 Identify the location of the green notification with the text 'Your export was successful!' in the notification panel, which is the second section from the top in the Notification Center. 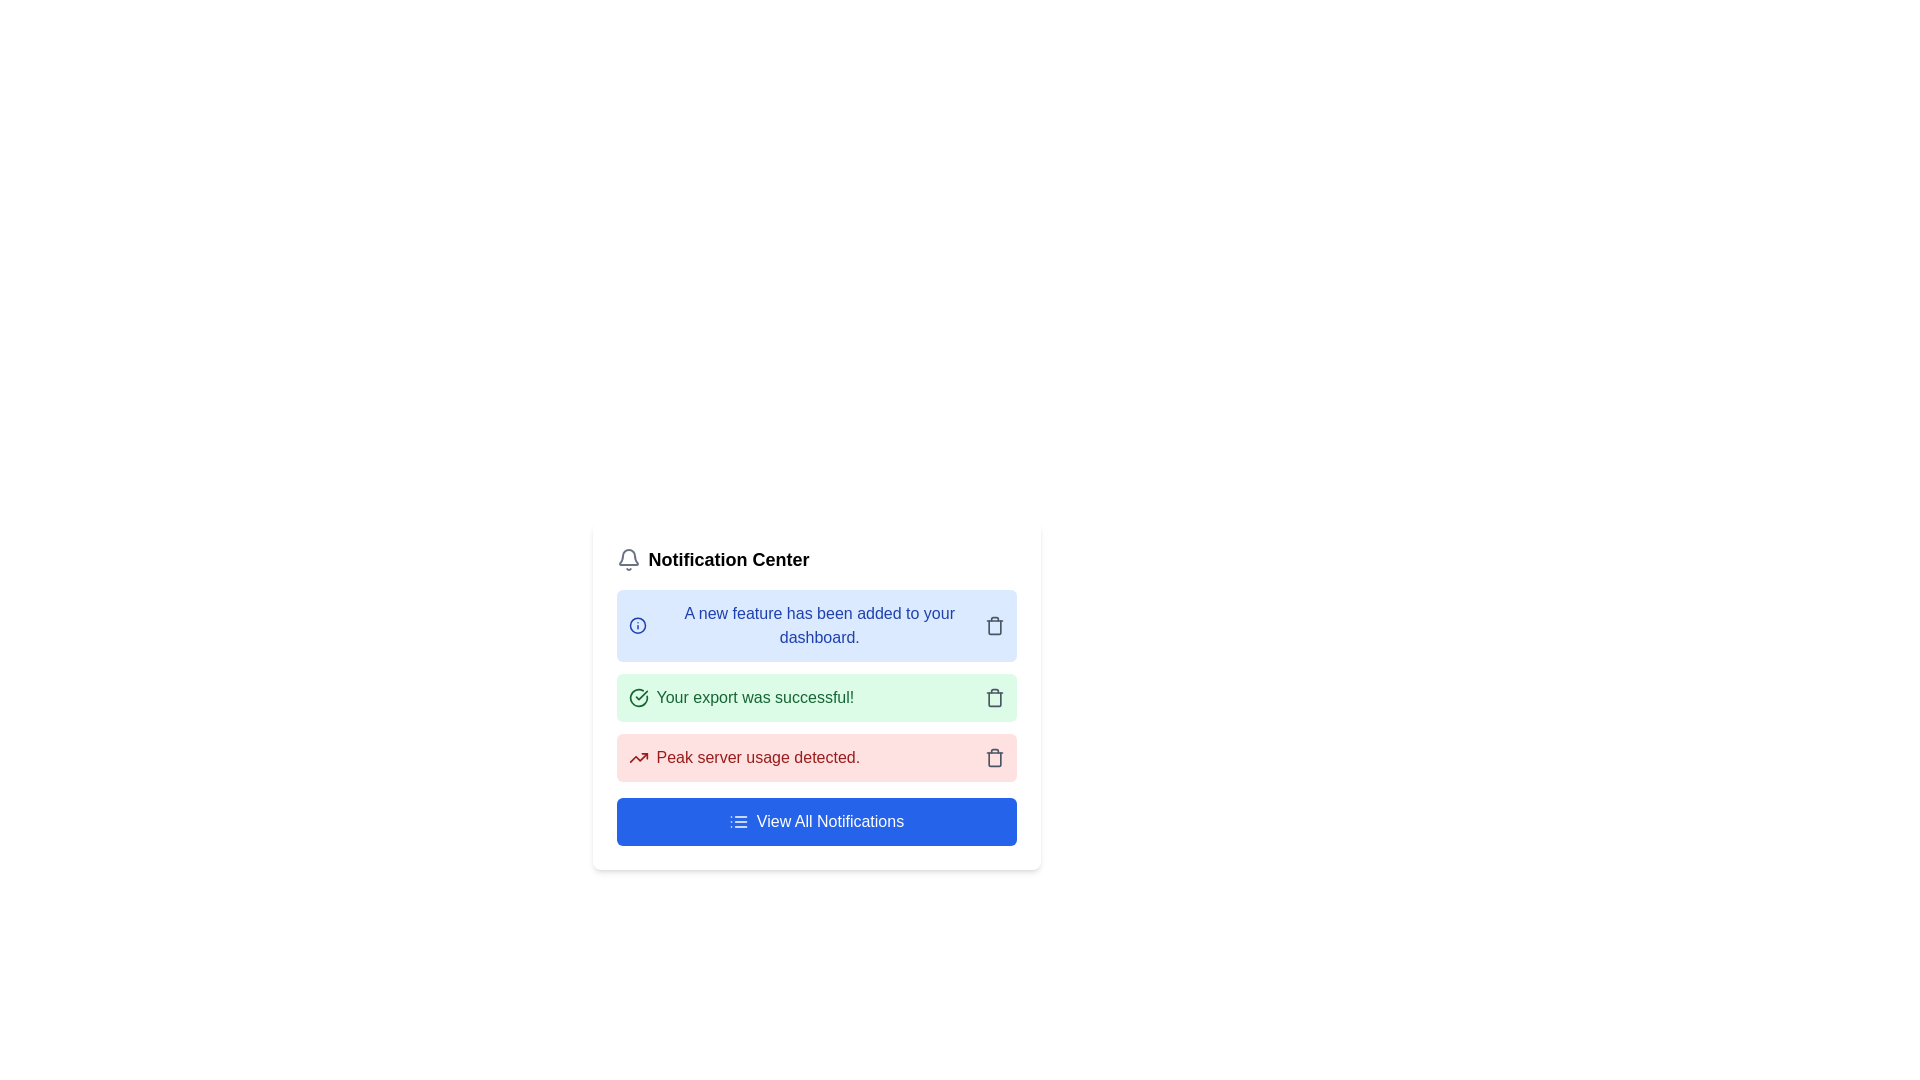
(816, 685).